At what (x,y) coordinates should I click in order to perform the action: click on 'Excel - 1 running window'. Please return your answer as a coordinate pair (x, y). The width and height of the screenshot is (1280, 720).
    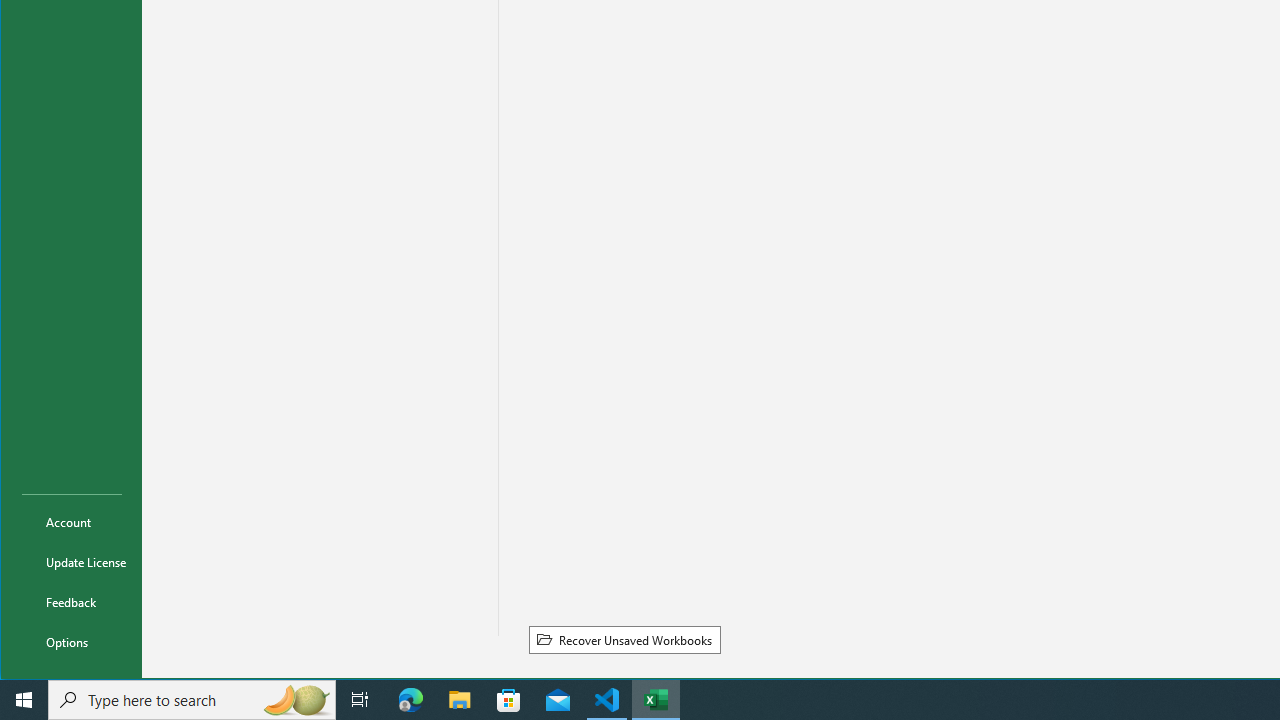
    Looking at the image, I should click on (656, 698).